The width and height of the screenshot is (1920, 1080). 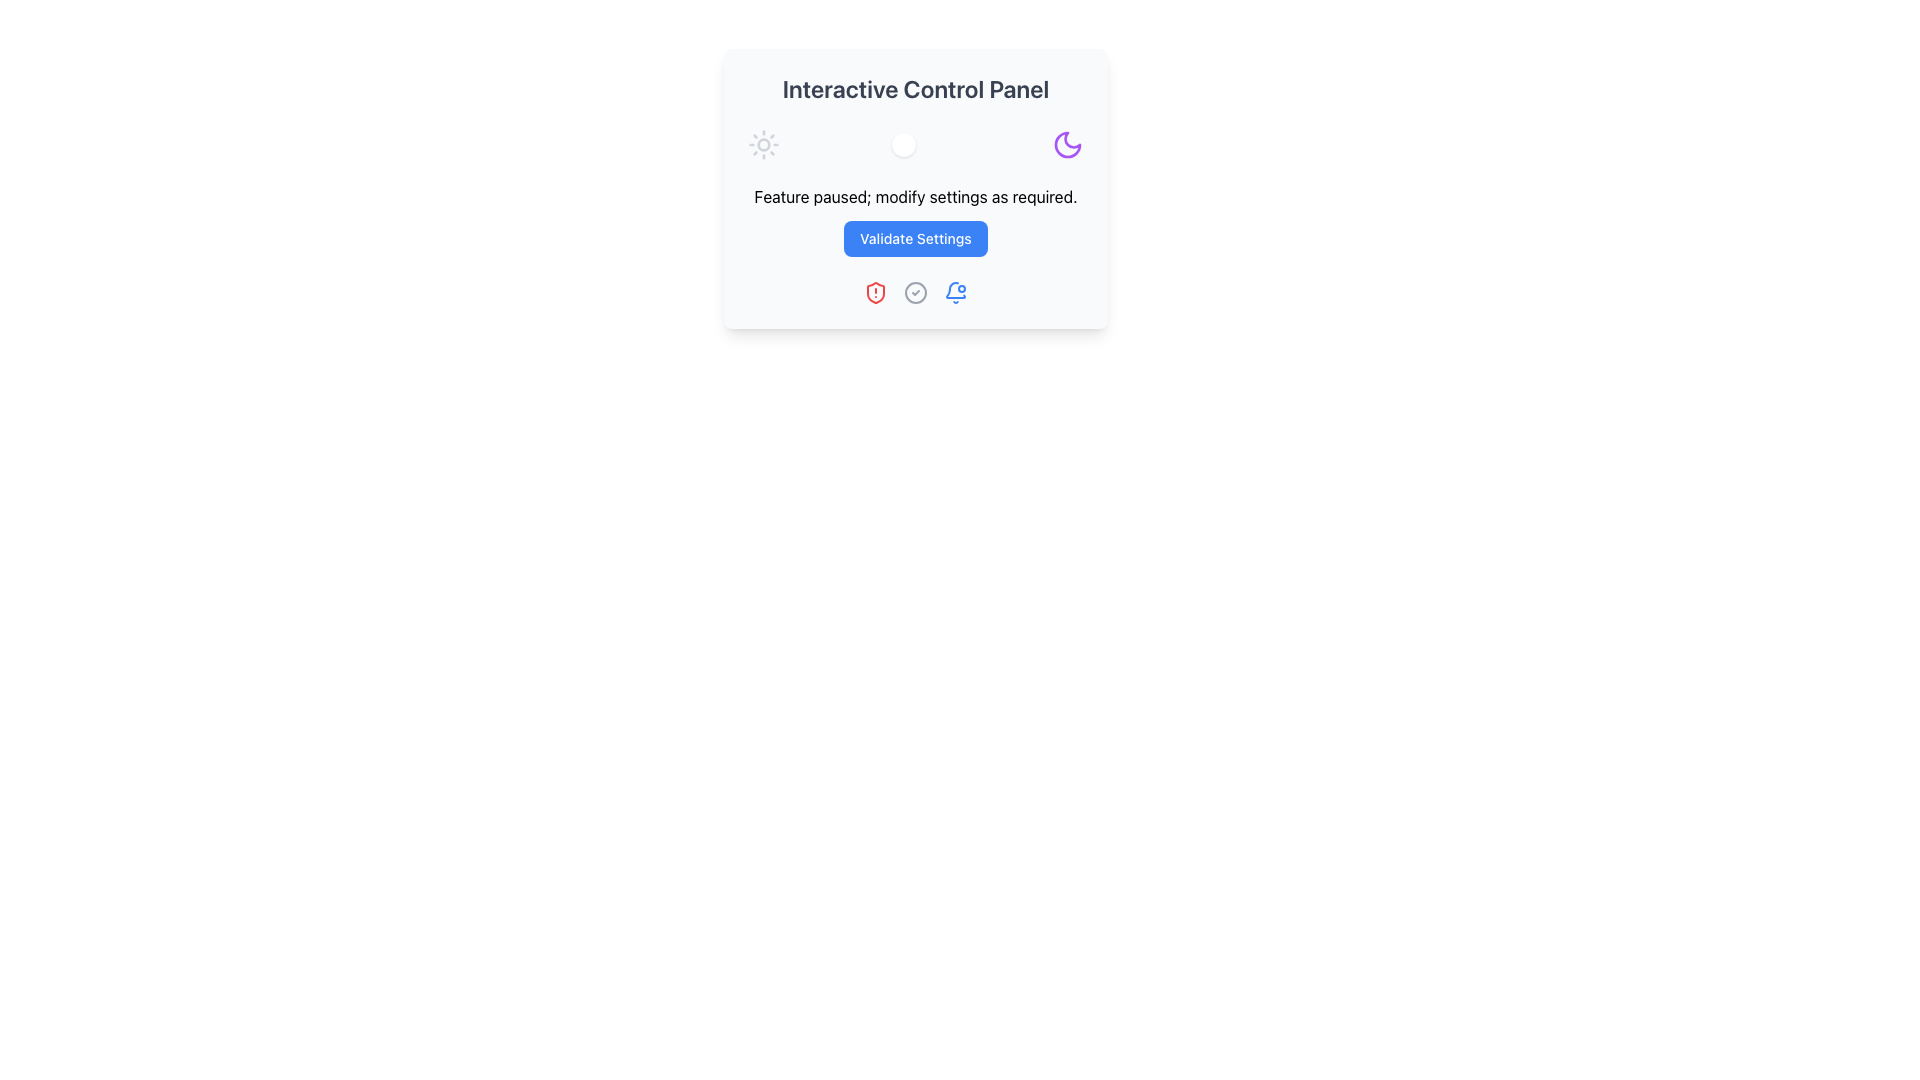 What do you see at coordinates (875, 293) in the screenshot?
I see `the leftmost shield icon located in the bottom row of three icons beneath the 'Validate Settings' button` at bounding box center [875, 293].